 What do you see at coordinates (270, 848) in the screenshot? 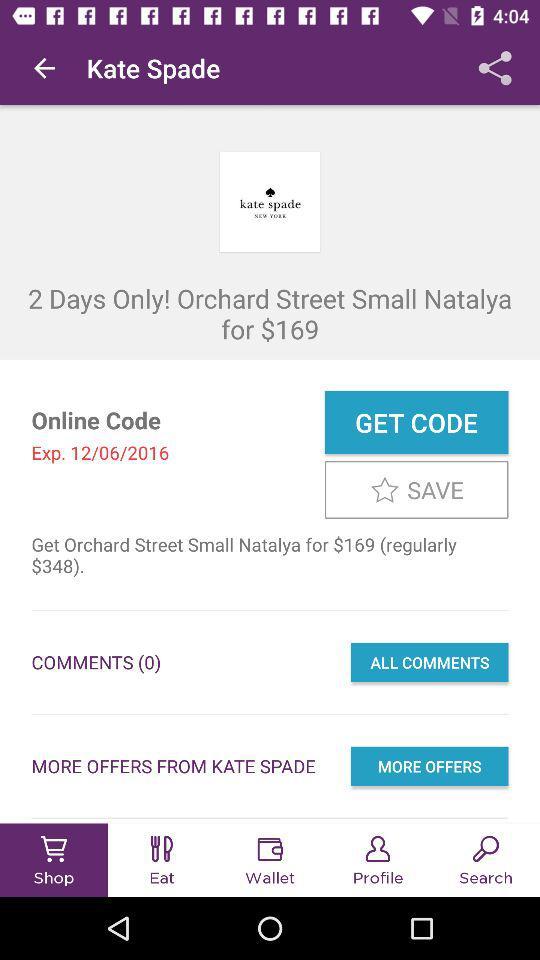
I see `the wallet icon` at bounding box center [270, 848].